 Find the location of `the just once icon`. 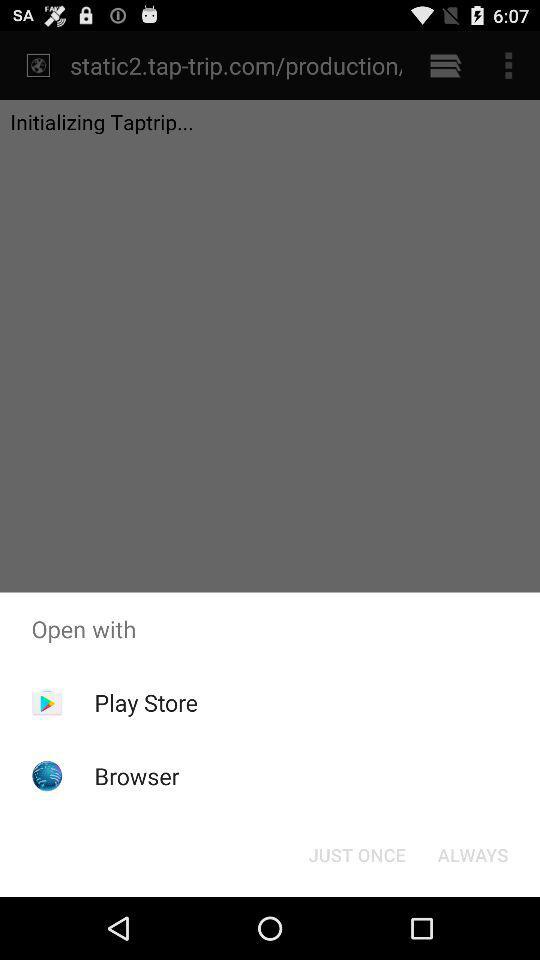

the just once icon is located at coordinates (356, 853).